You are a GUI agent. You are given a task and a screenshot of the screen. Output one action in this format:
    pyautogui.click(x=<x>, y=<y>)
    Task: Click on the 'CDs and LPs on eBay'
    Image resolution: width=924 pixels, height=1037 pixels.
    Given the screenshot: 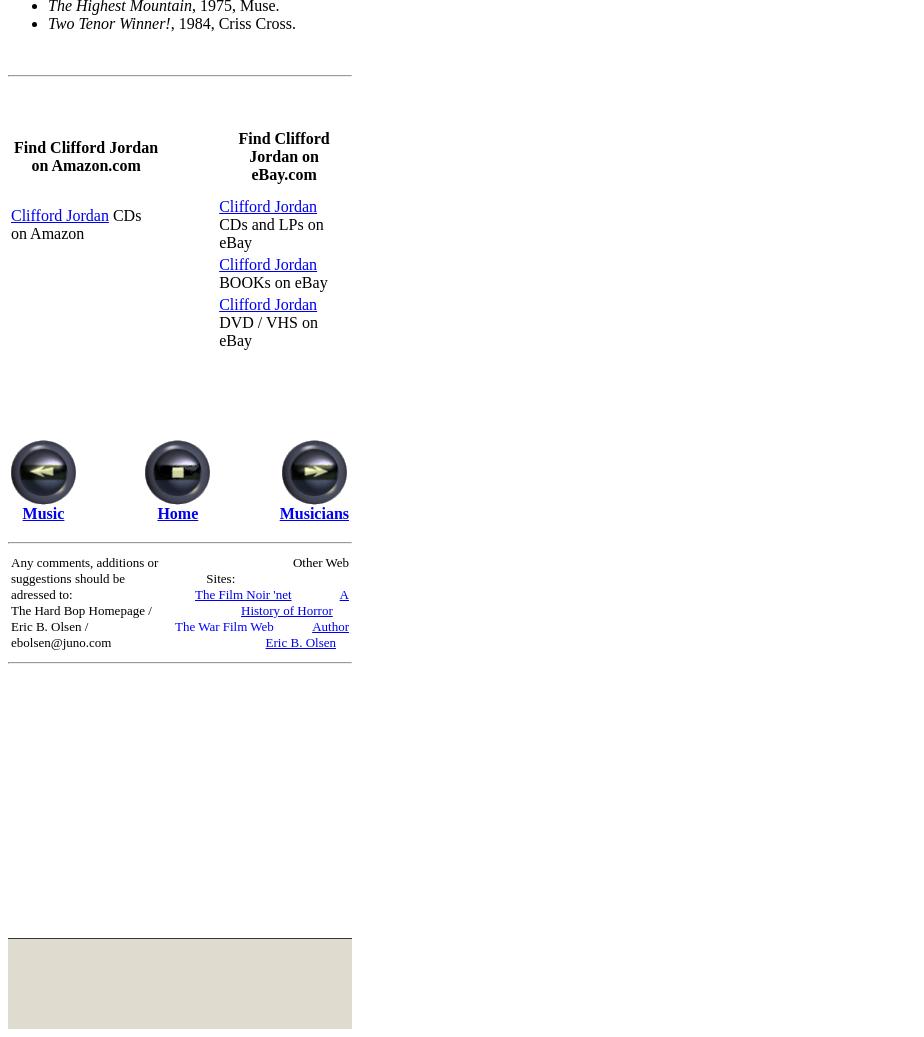 What is the action you would take?
    pyautogui.click(x=271, y=231)
    